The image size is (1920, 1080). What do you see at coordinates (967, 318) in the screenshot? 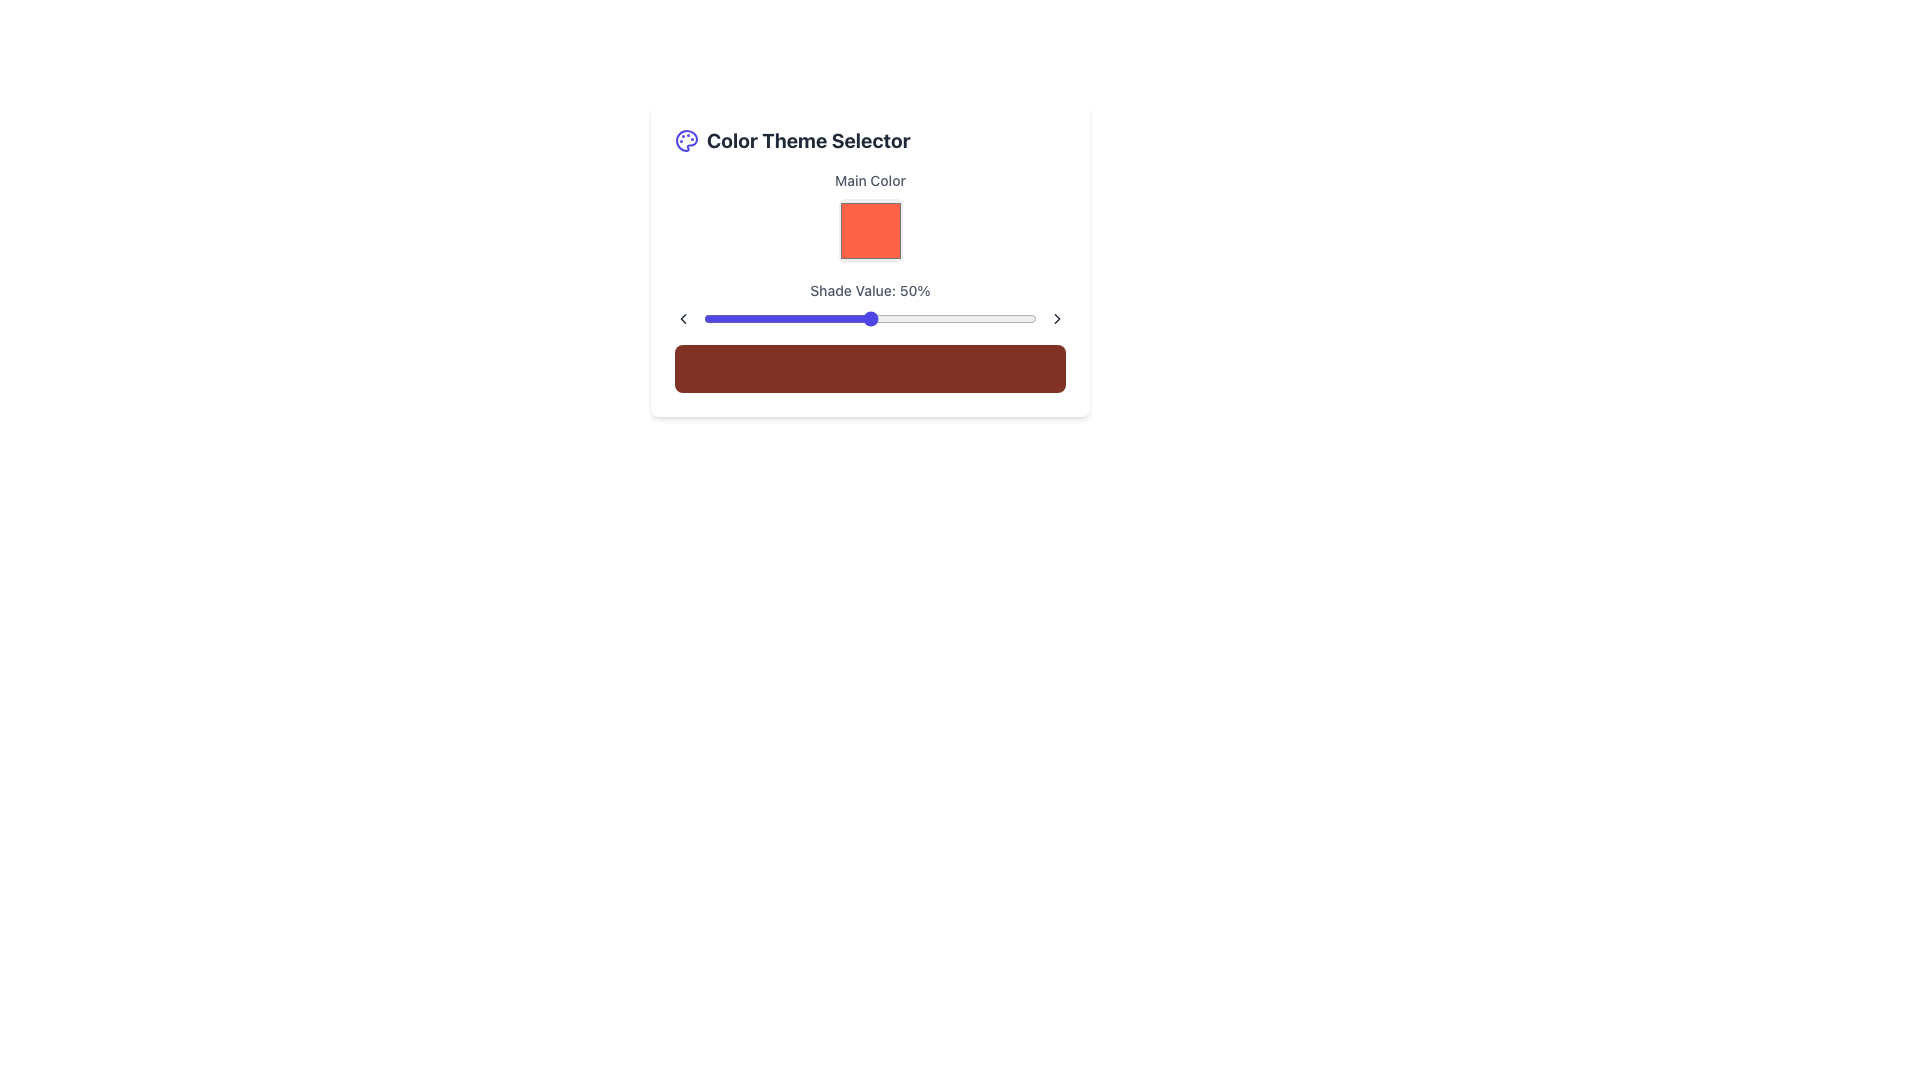
I see `the shade value` at bounding box center [967, 318].